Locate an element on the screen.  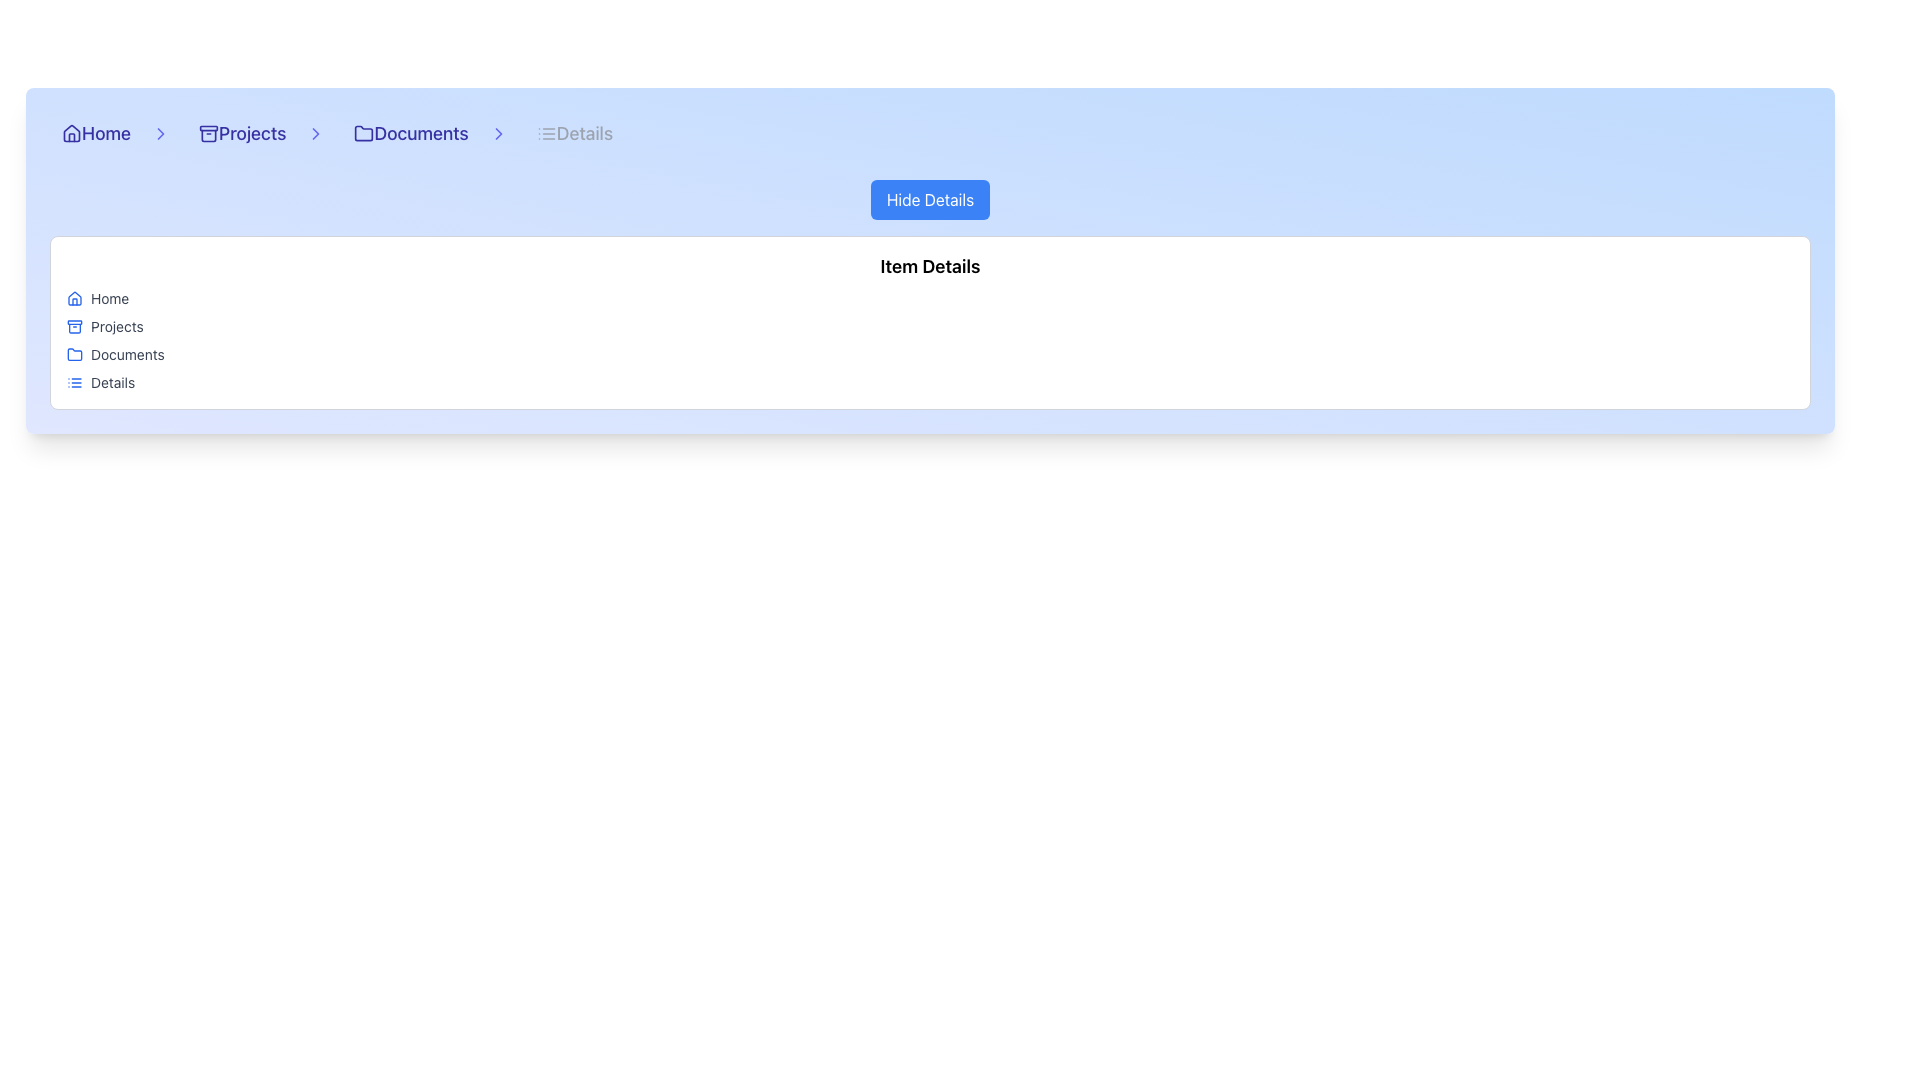
the house-shaped icon located to the left of the 'Home' label in the navigation bar is located at coordinates (72, 134).